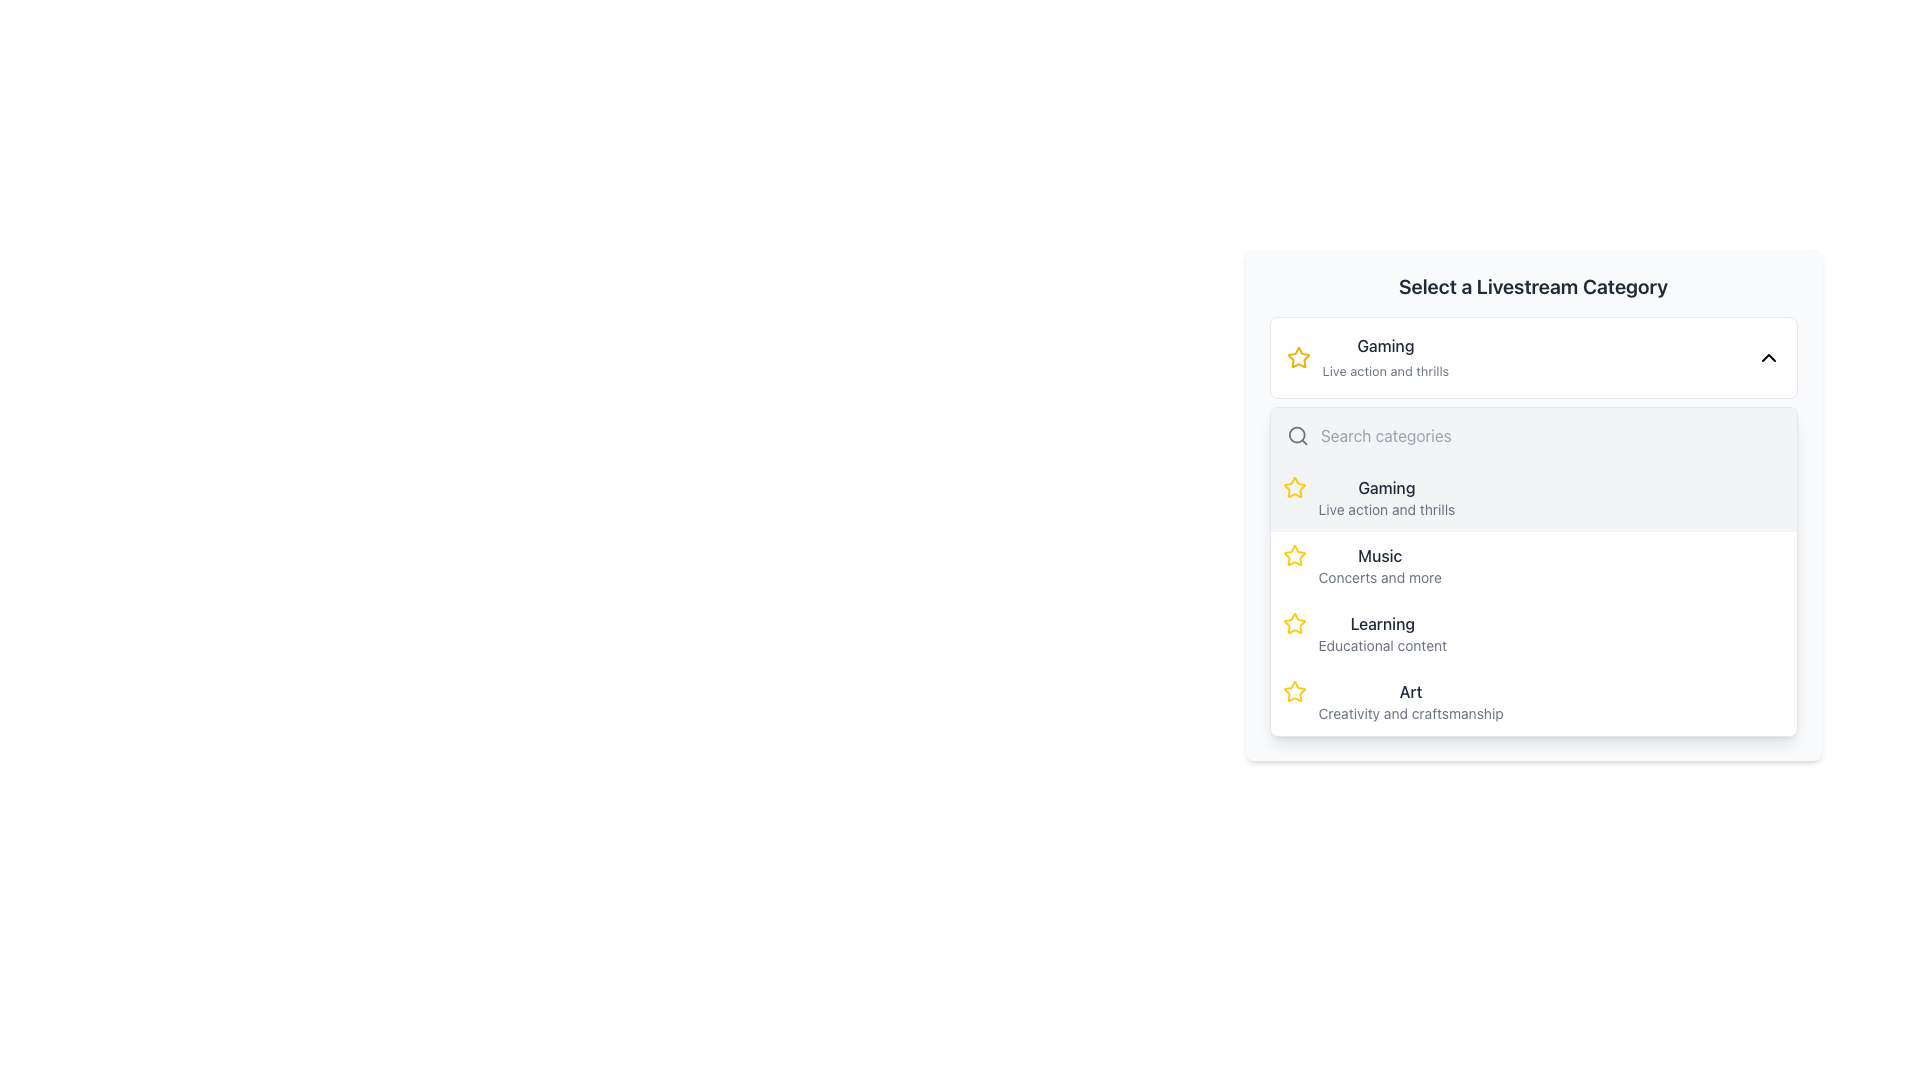 The width and height of the screenshot is (1920, 1080). What do you see at coordinates (1410, 712) in the screenshot?
I see `the text label that contains 'Creativity and craftsmanship', which is styled with a smaller font size in a lighter gray color and located below the text 'Art' in the 'Select a Livestream Category' dropdown menu` at bounding box center [1410, 712].